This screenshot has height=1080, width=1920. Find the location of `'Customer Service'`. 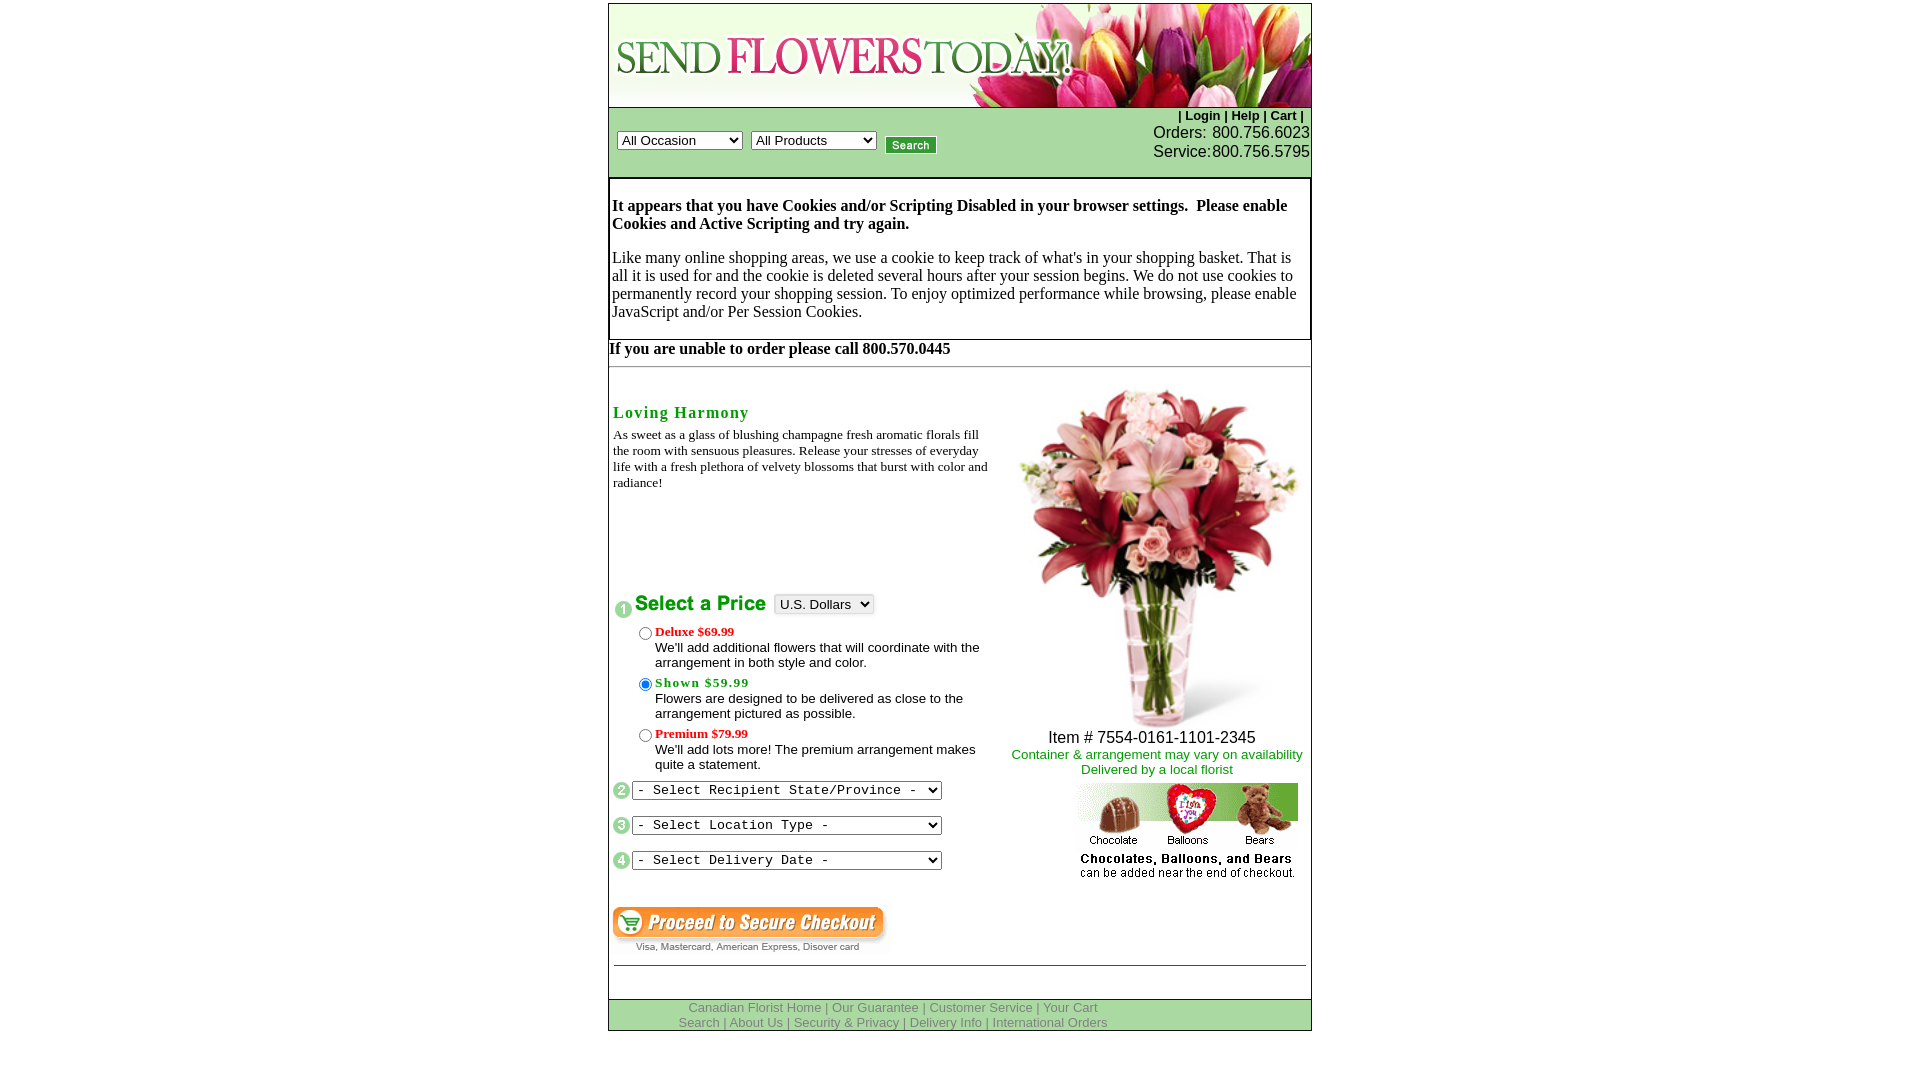

'Customer Service' is located at coordinates (980, 1007).